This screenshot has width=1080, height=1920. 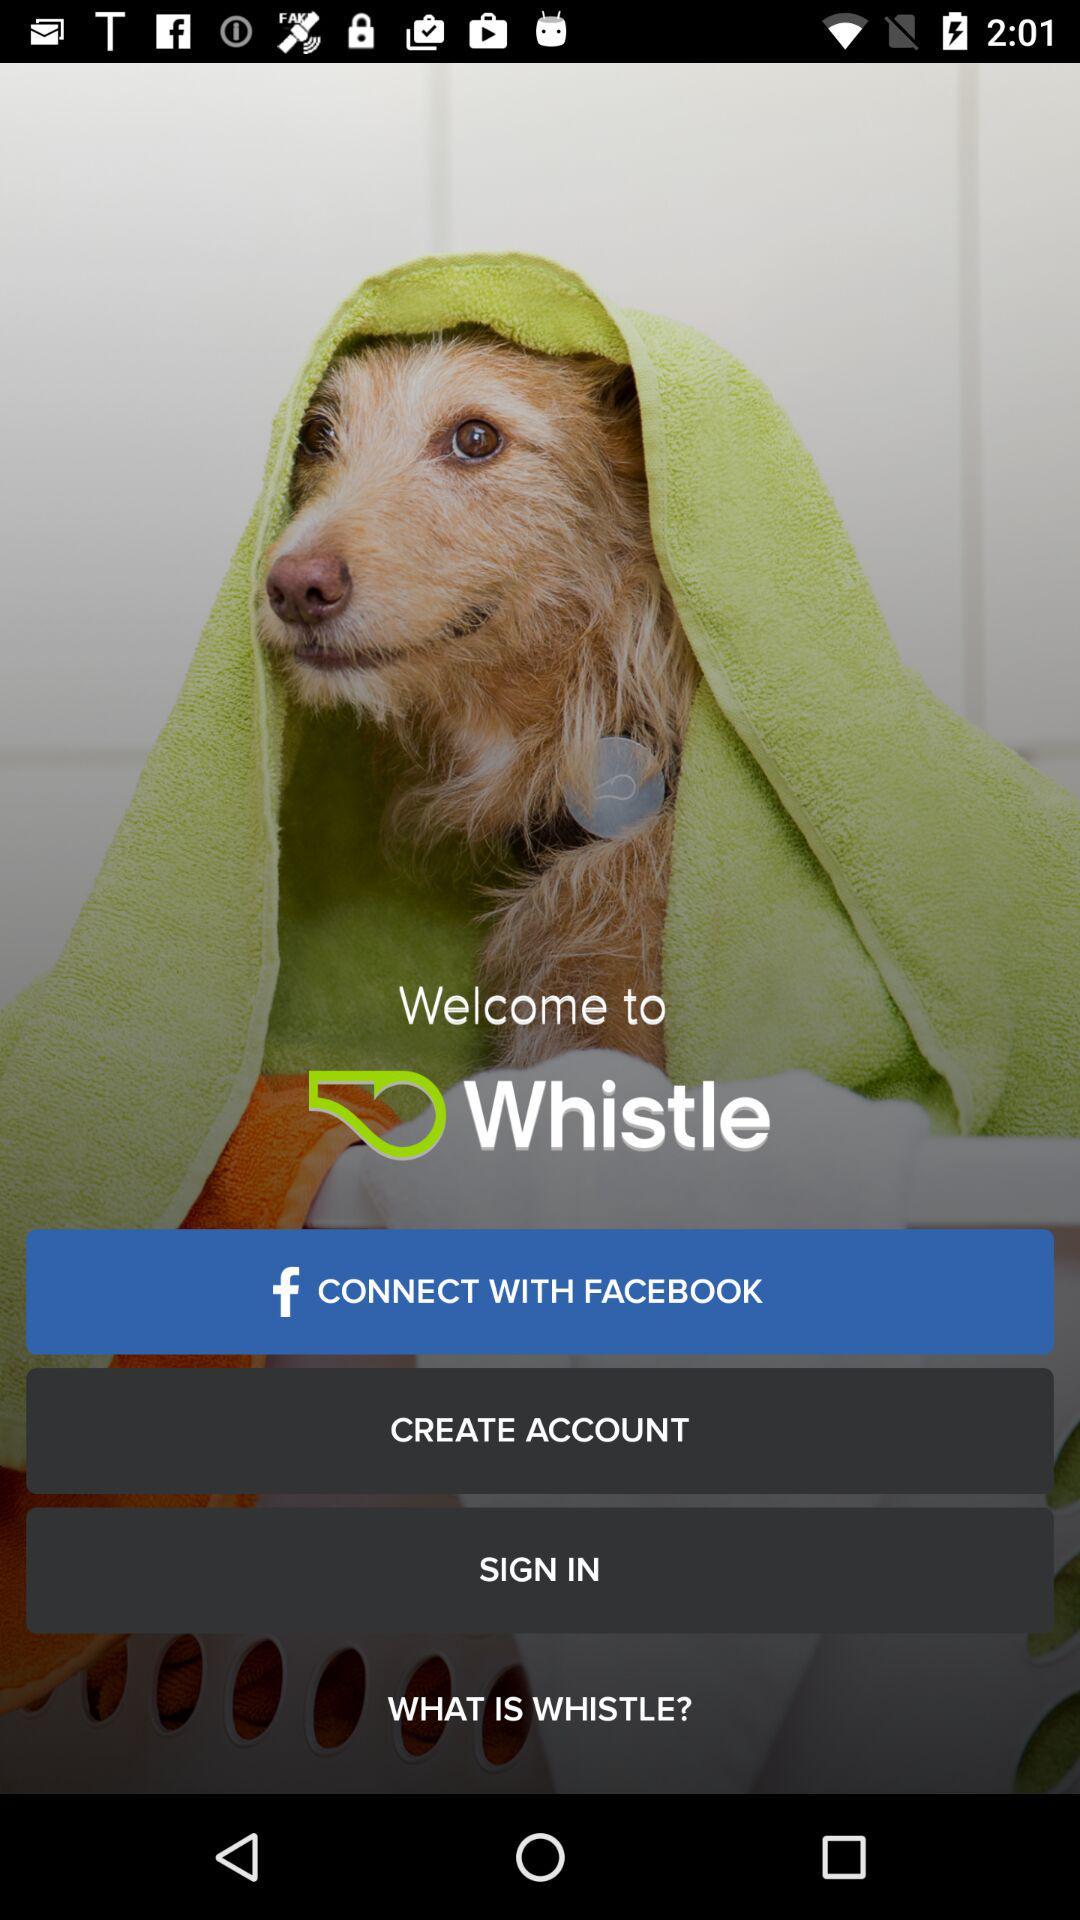 I want to click on the create account item, so click(x=540, y=1429).